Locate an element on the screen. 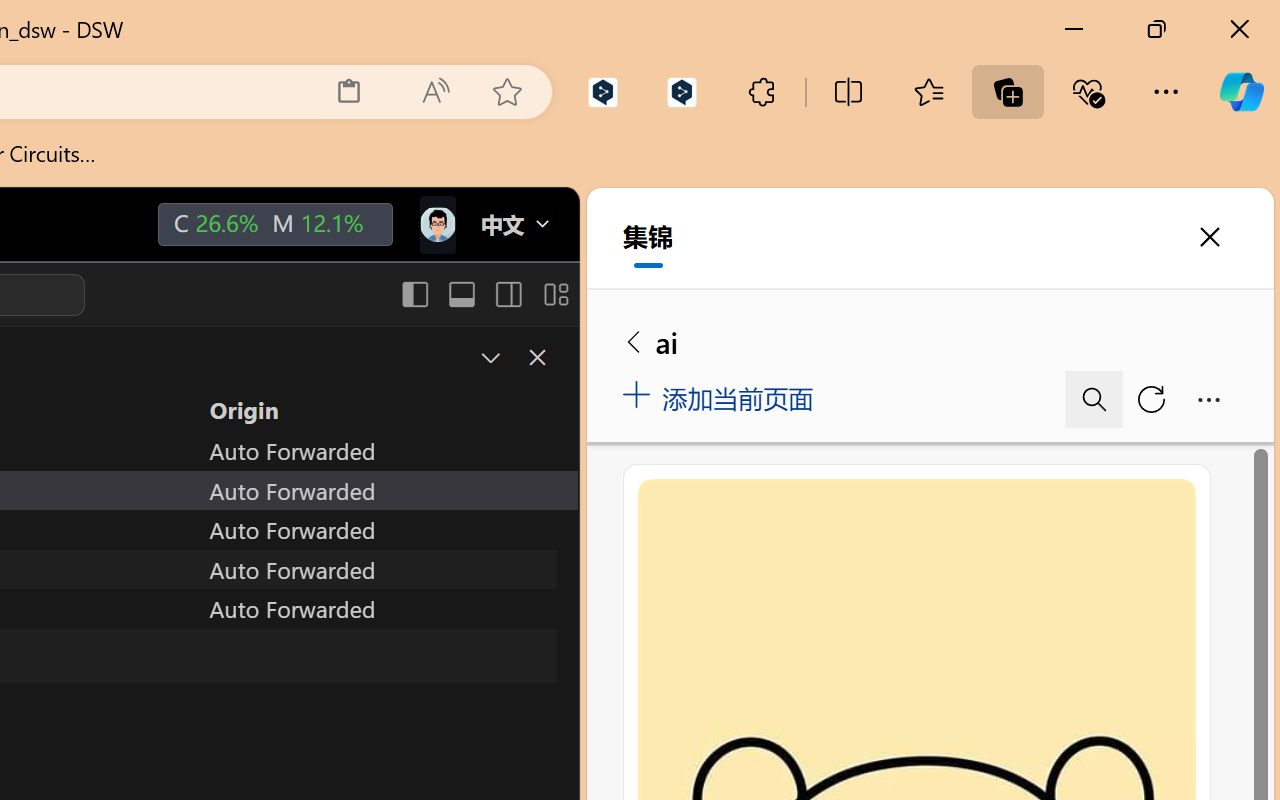 The height and width of the screenshot is (800, 1280). 'Customize Layout...' is located at coordinates (554, 294).